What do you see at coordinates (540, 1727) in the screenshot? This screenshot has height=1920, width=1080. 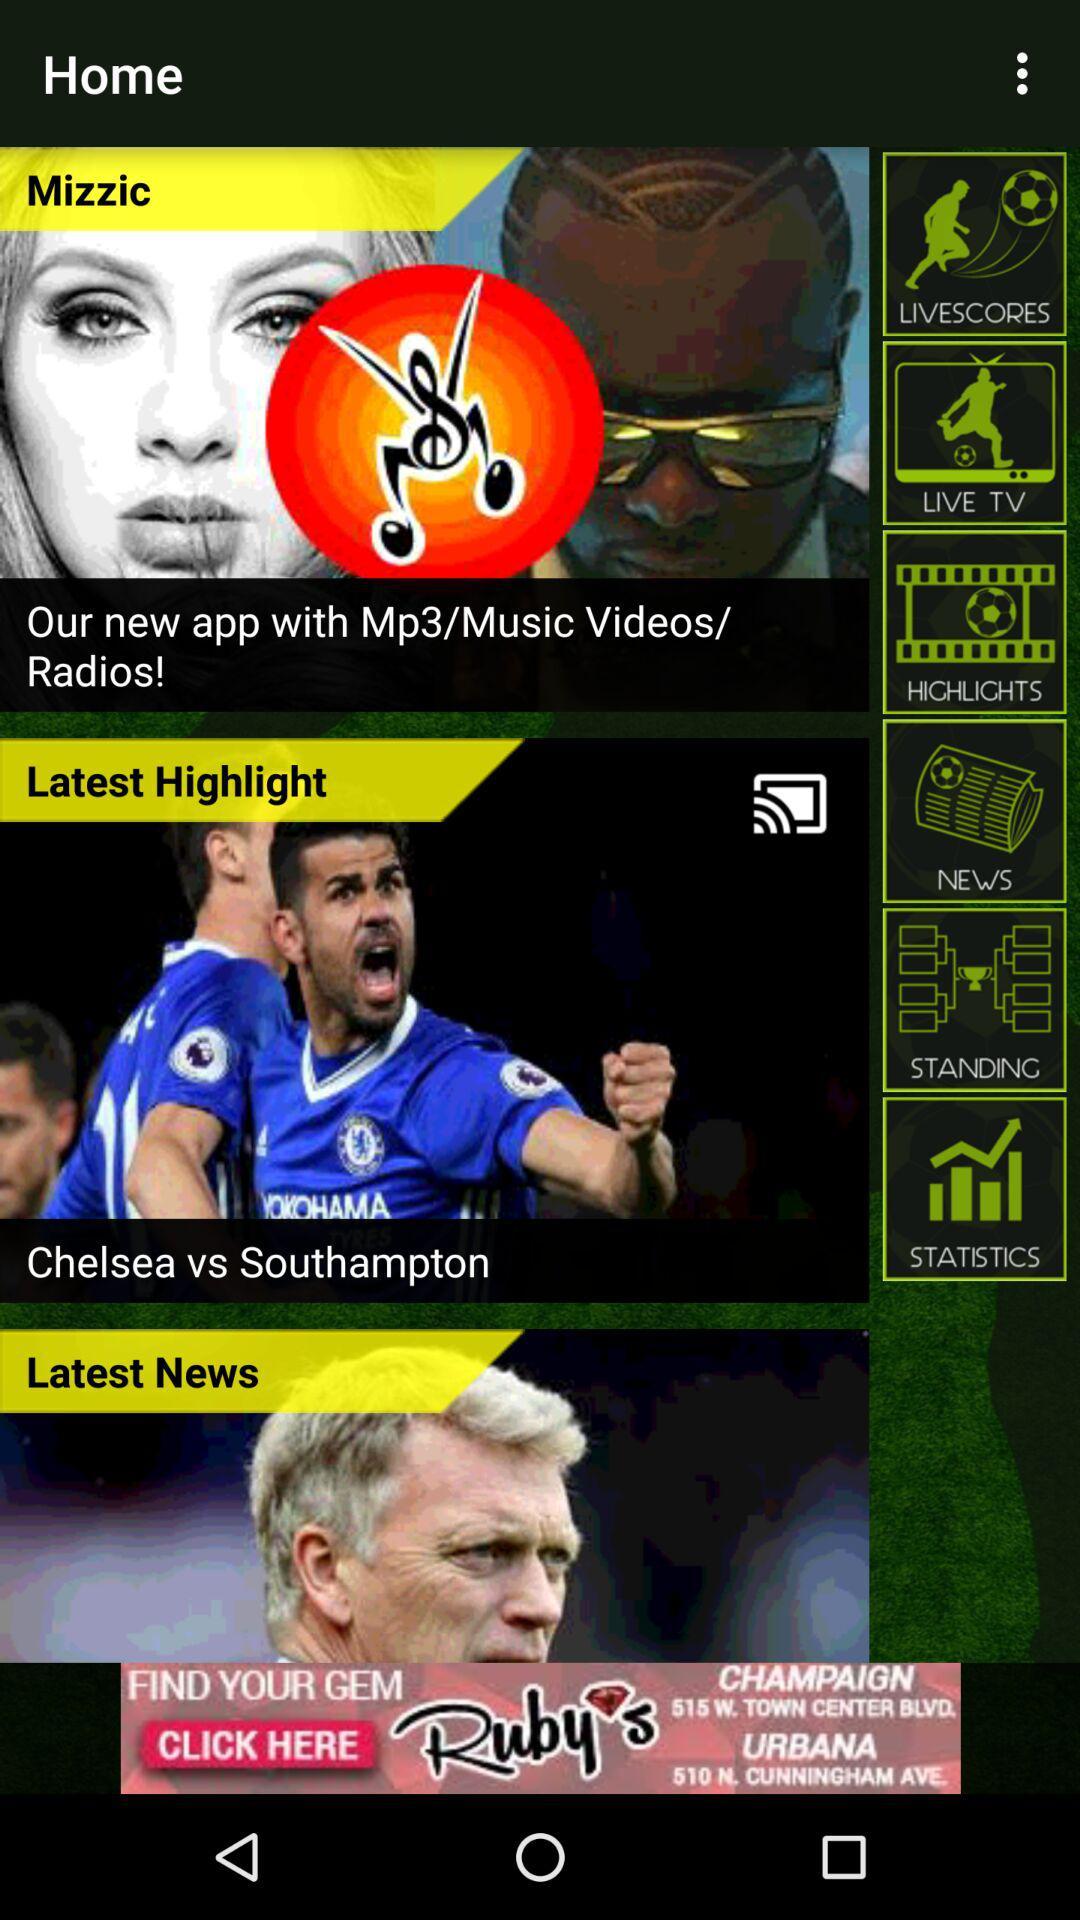 I see `advertisement` at bounding box center [540, 1727].